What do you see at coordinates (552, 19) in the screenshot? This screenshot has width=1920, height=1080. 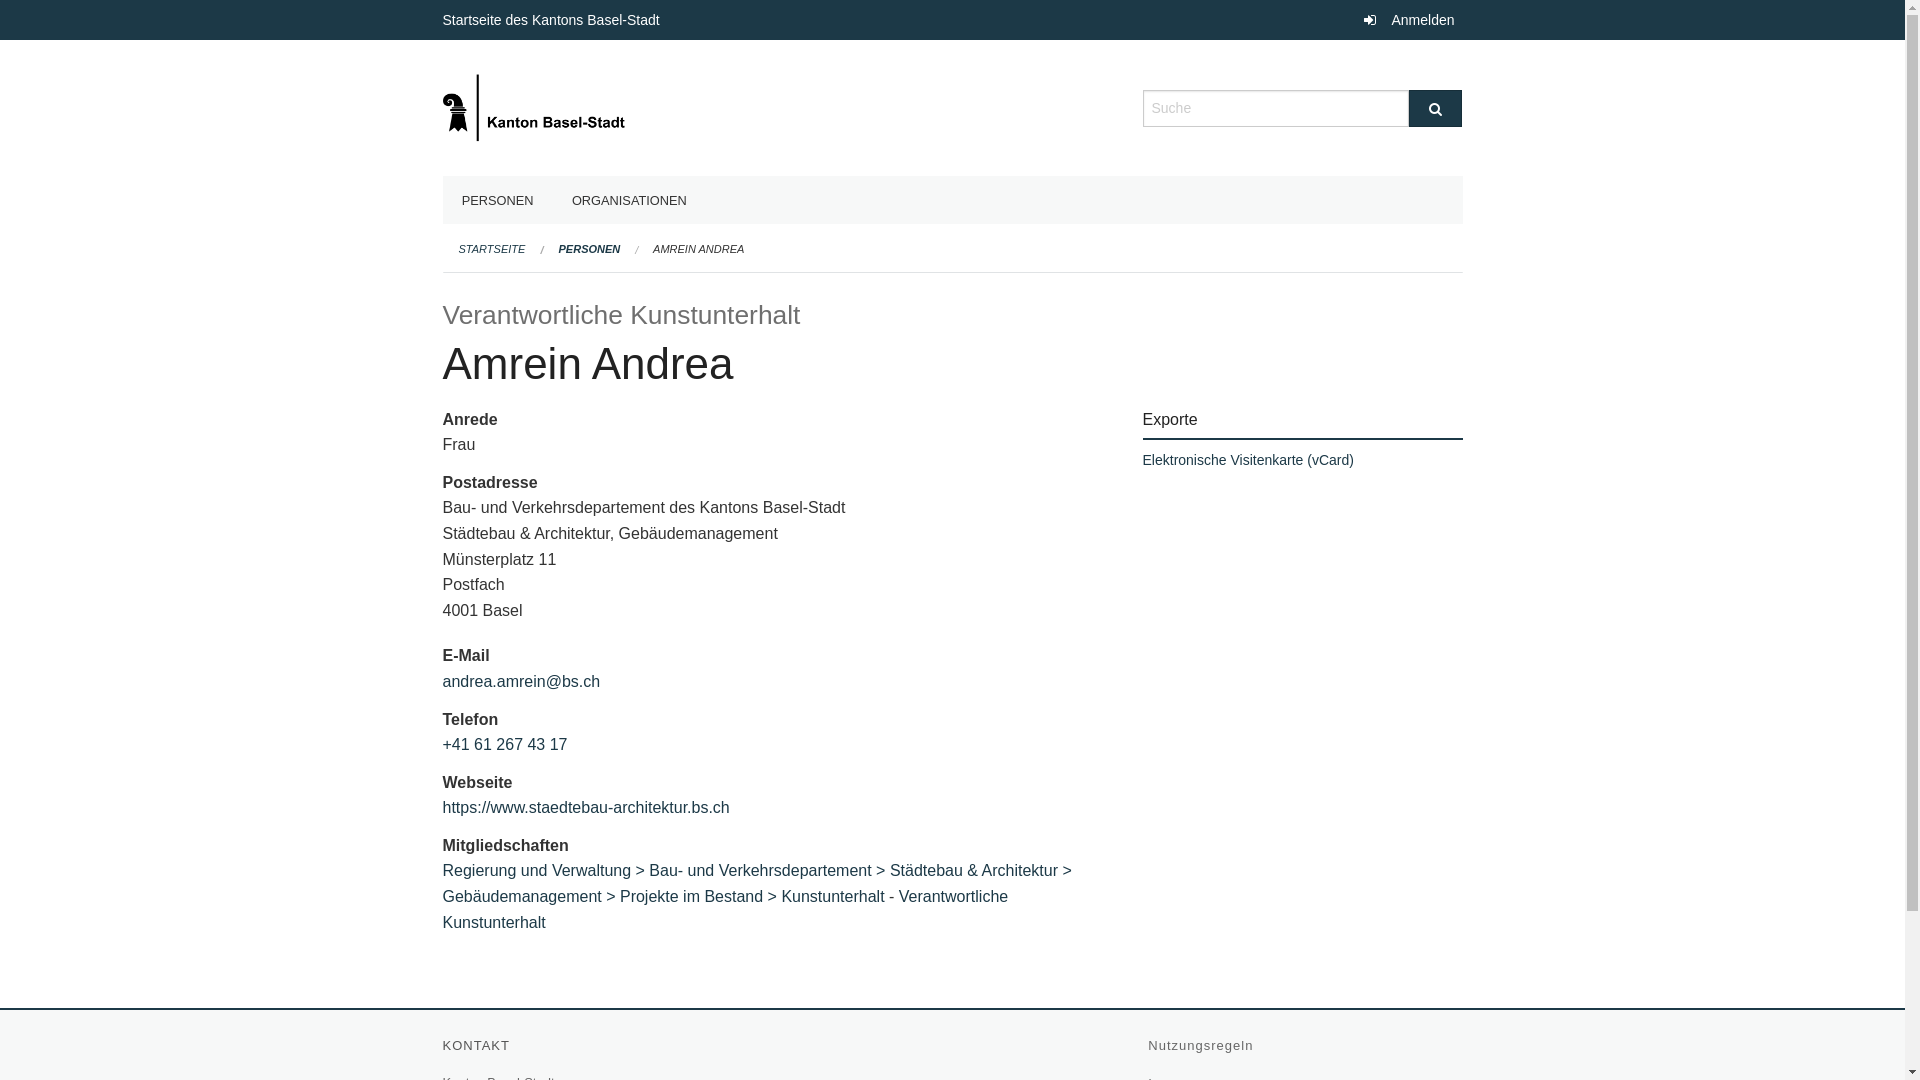 I see `'Startseite des Kantons Basel-Stadt` at bounding box center [552, 19].